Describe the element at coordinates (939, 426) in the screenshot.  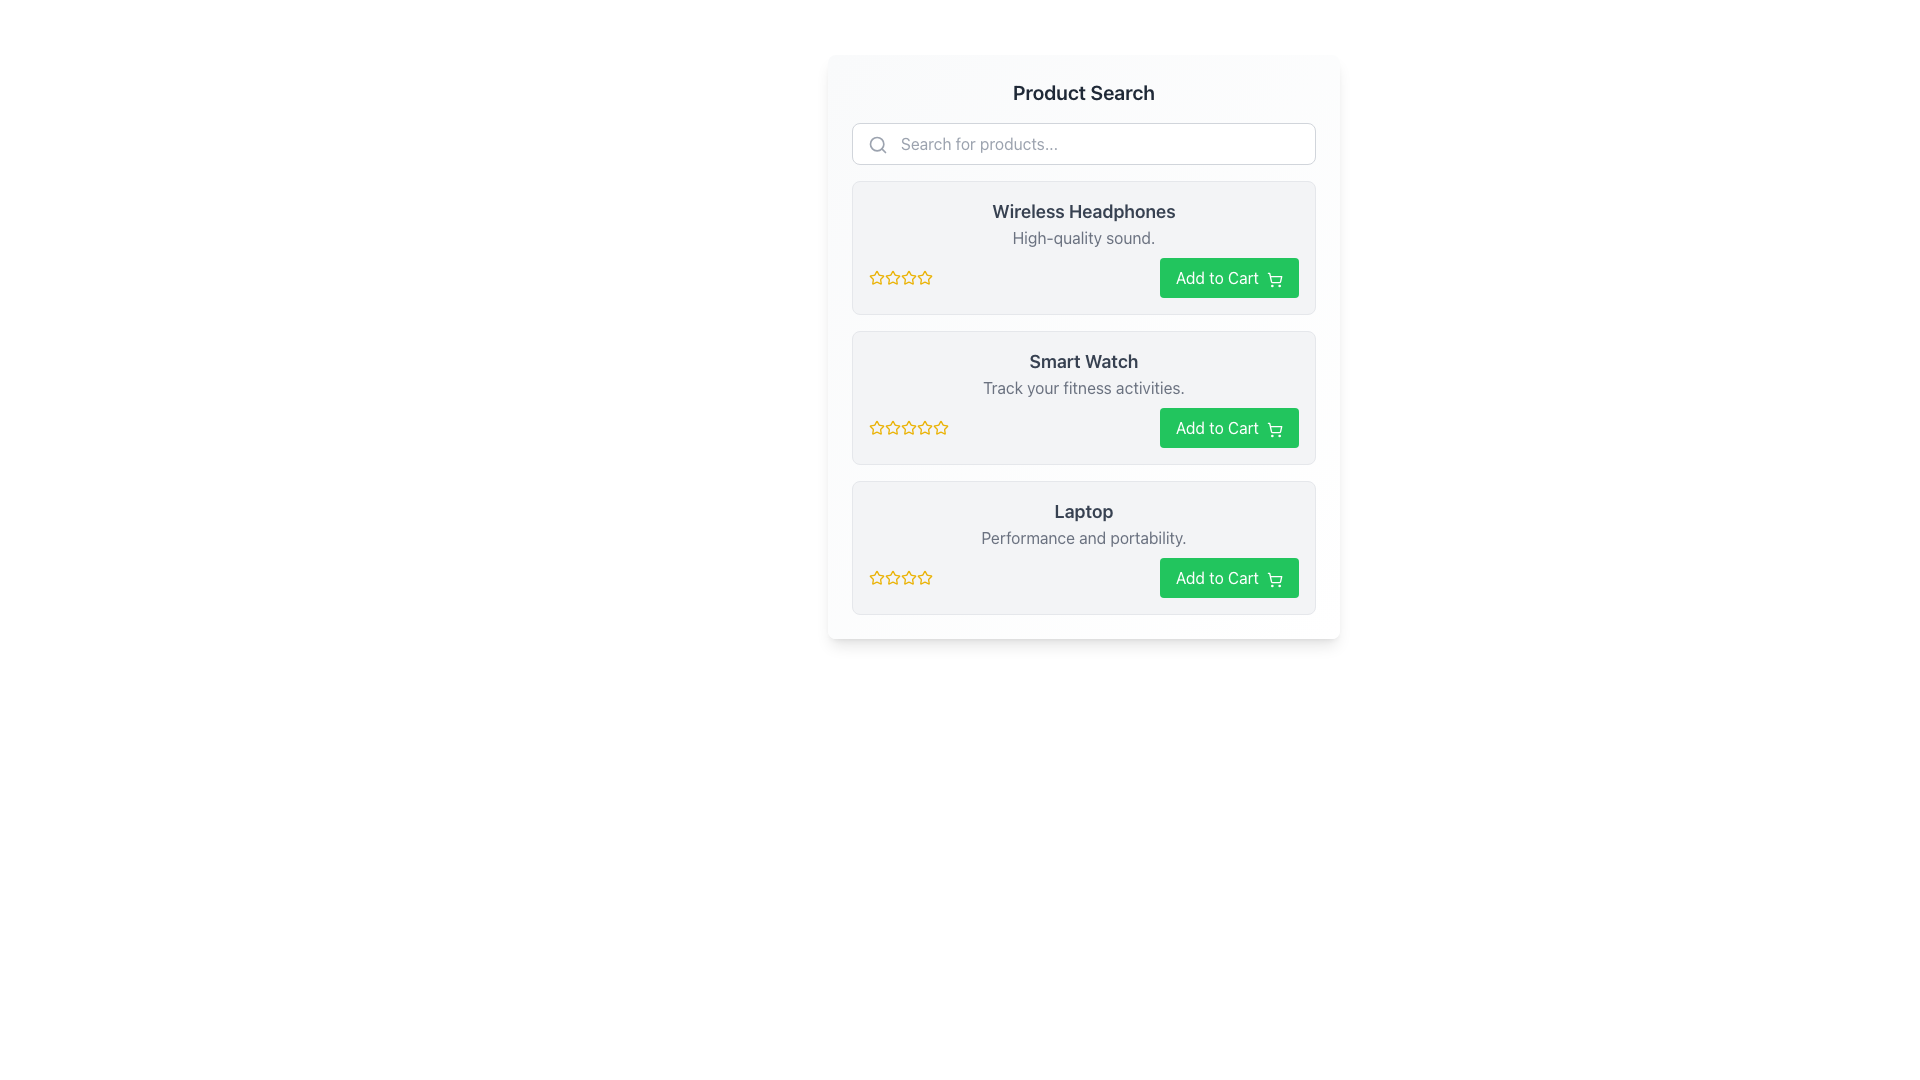
I see `the third yellow star icon in the rating system below the 'Smart Watch' text` at that location.